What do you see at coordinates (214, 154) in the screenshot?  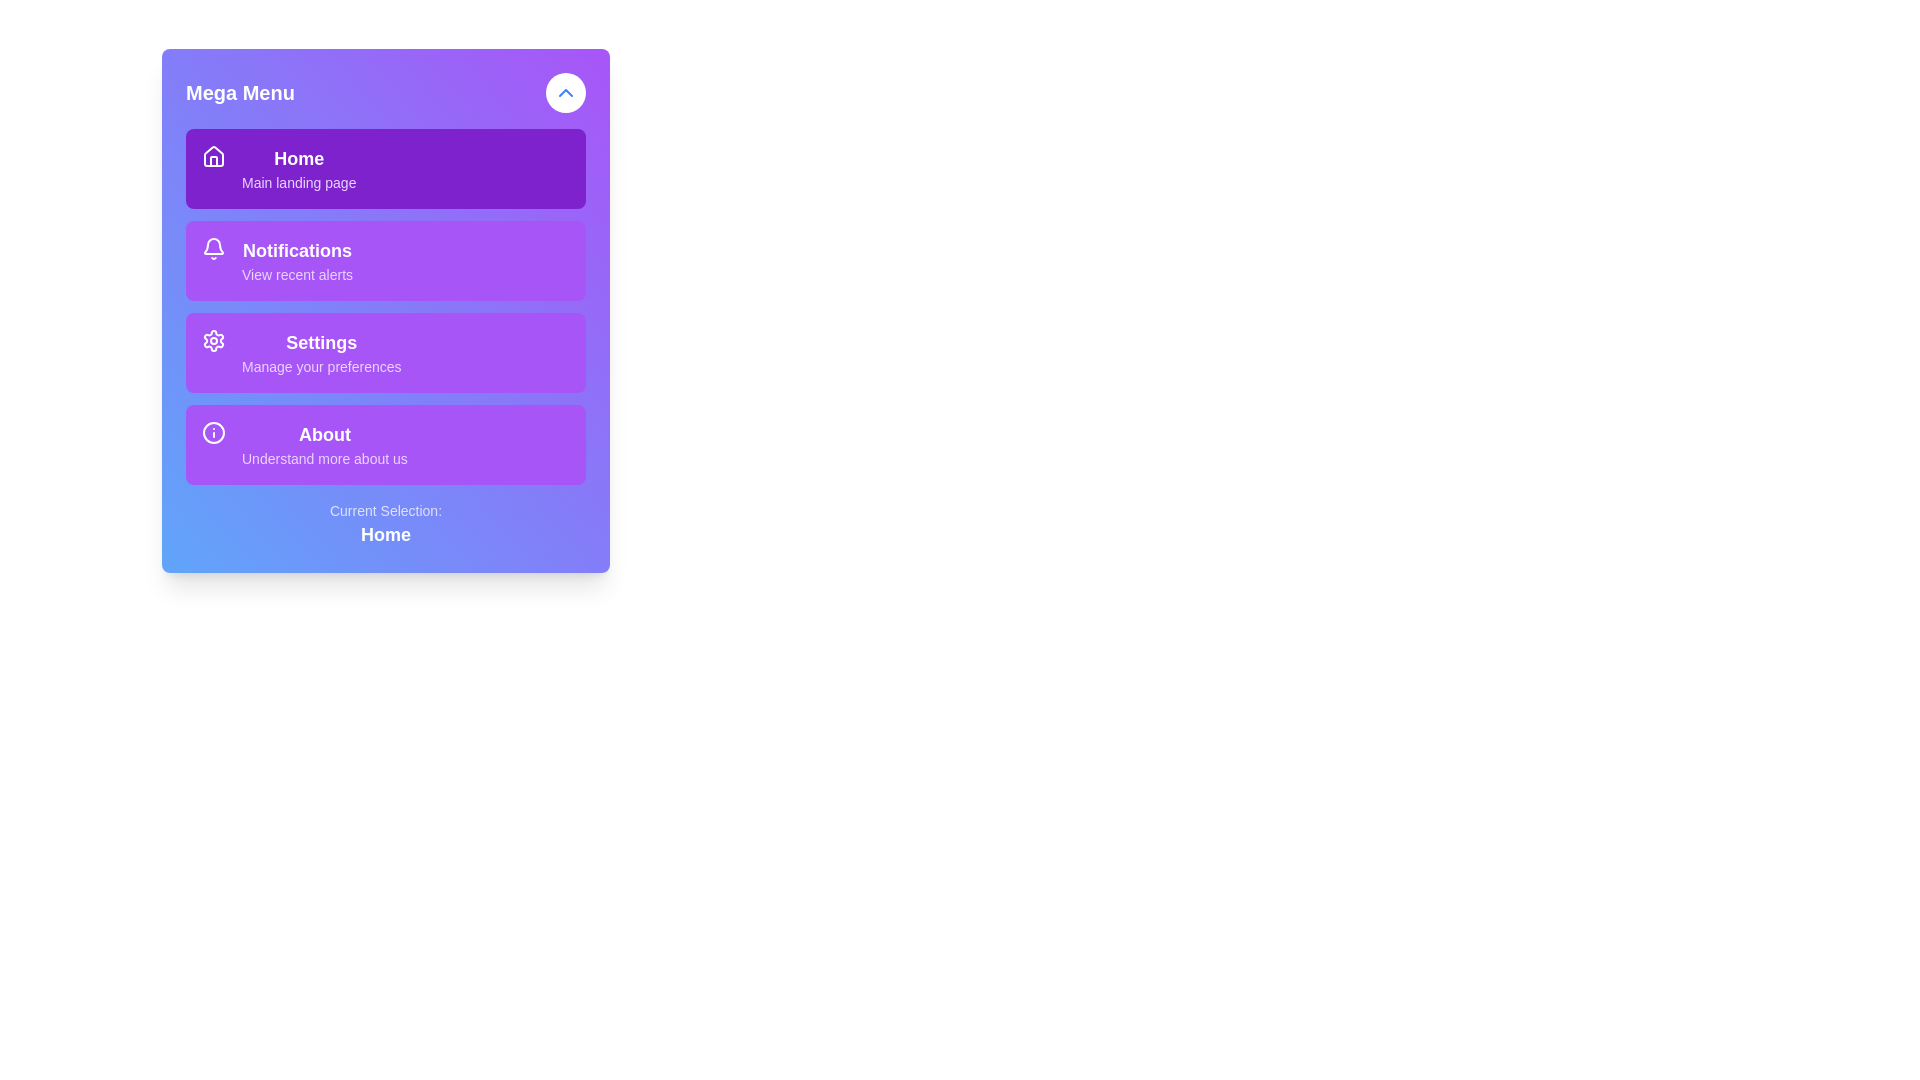 I see `the house icon representing the 'Home' menu option, which is part of a button style in the left segment of the menu interface` at bounding box center [214, 154].